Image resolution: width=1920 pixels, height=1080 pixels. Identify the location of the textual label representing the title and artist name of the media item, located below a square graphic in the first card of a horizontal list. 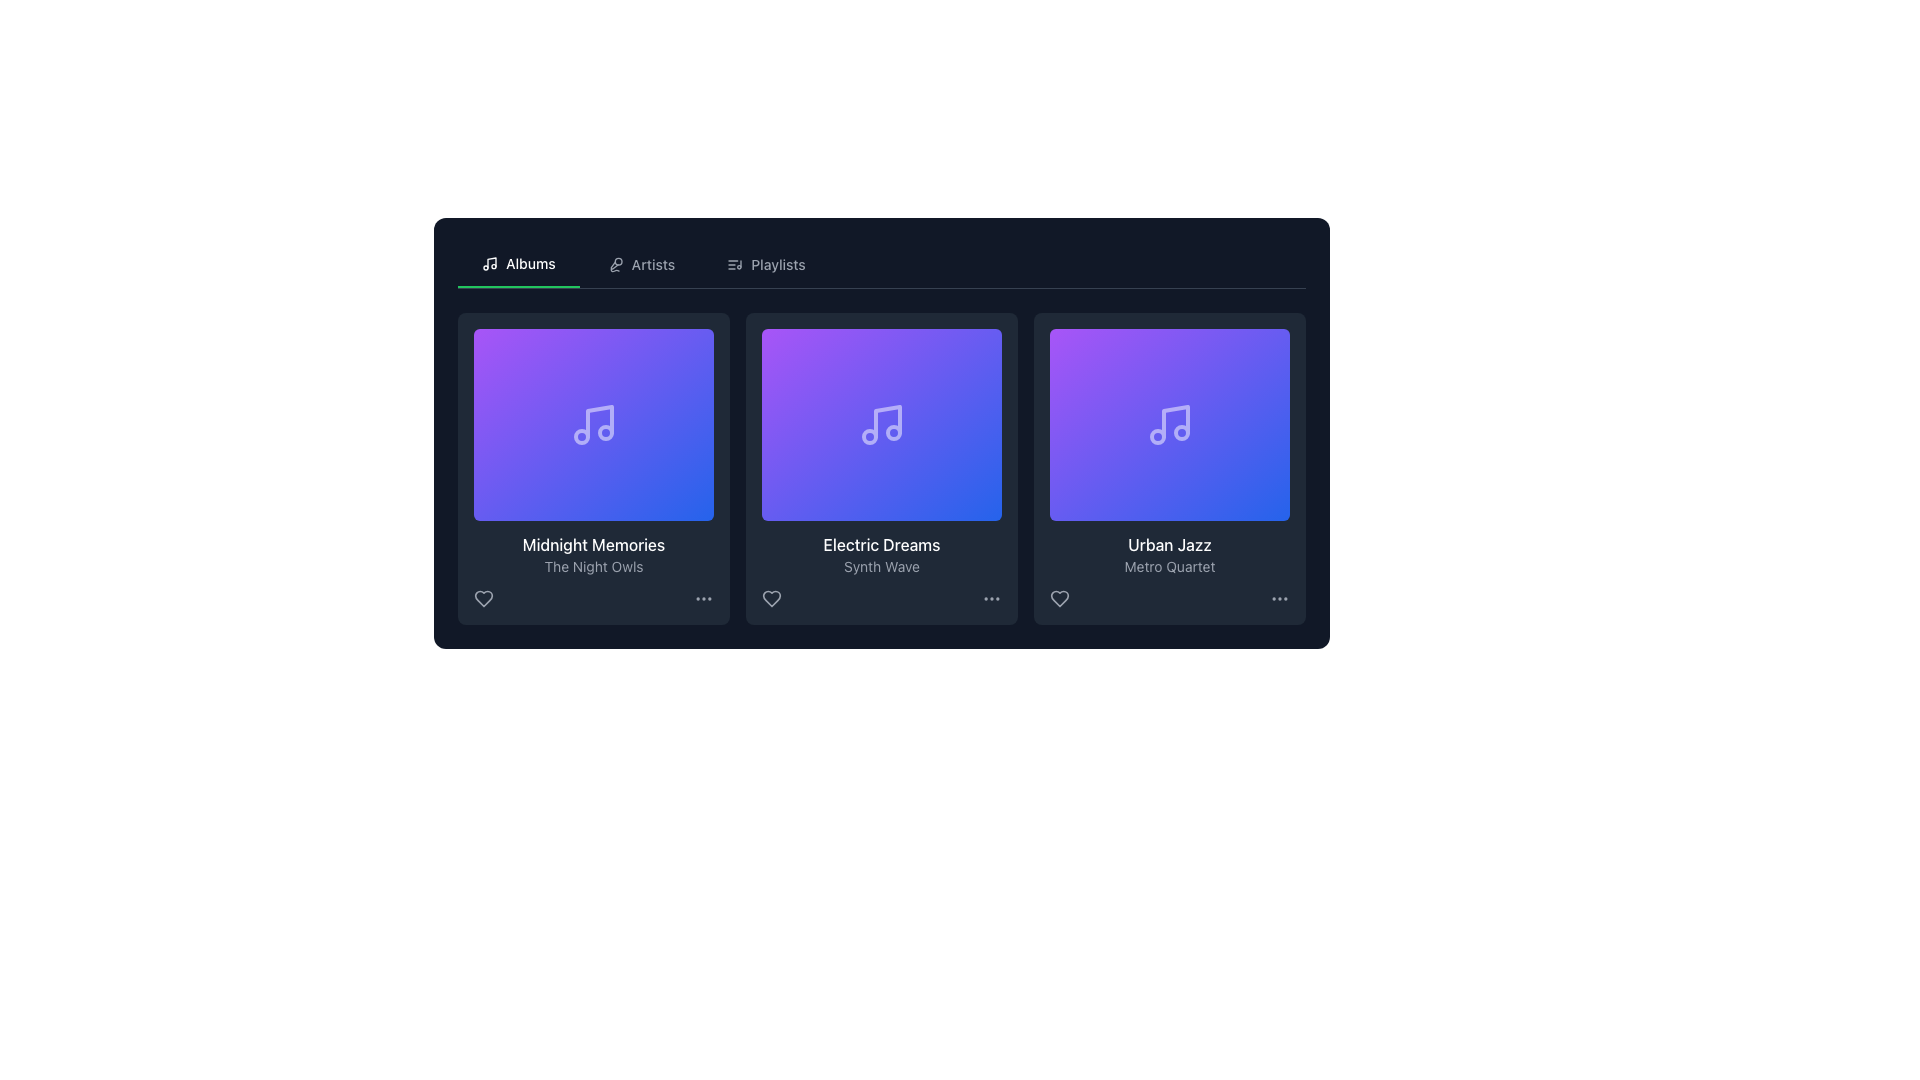
(593, 555).